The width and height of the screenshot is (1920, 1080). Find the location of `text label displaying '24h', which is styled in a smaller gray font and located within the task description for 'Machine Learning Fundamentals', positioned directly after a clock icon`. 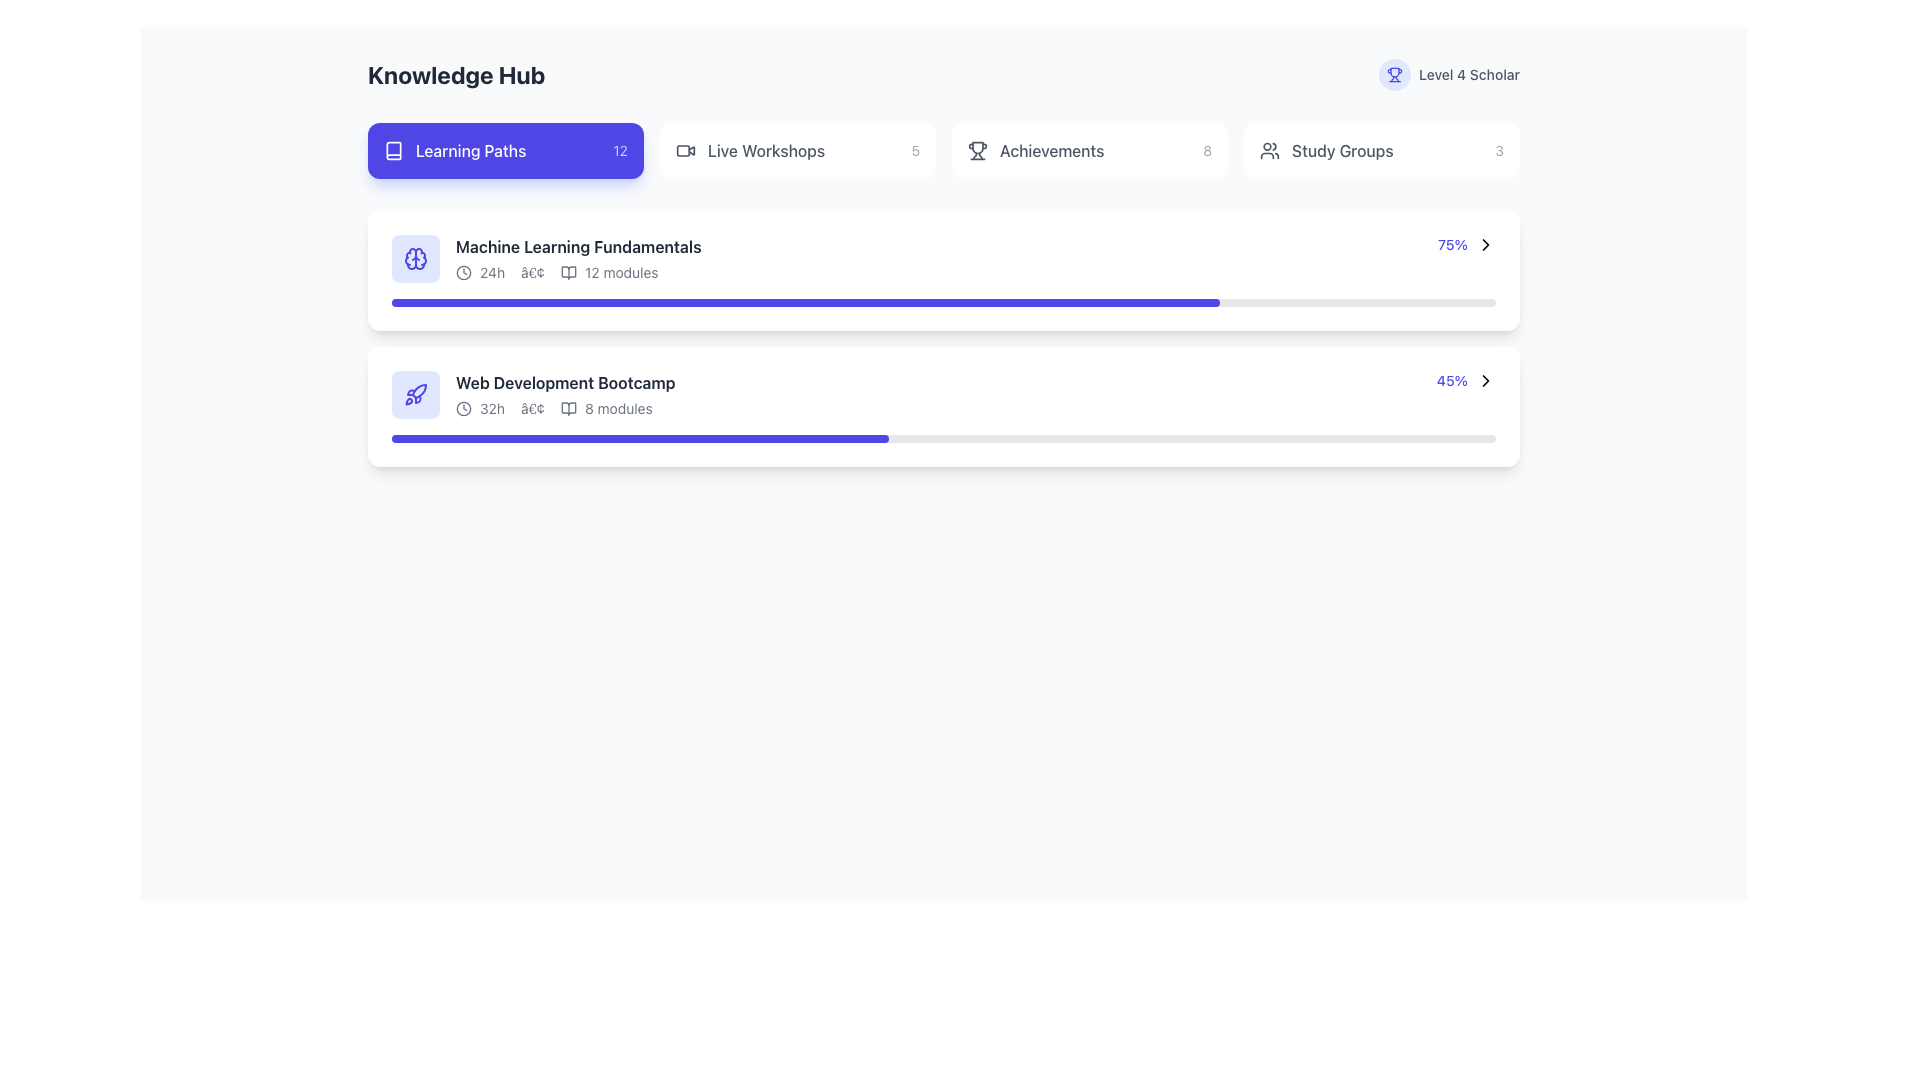

text label displaying '24h', which is styled in a smaller gray font and located within the task description for 'Machine Learning Fundamentals', positioned directly after a clock icon is located at coordinates (492, 273).